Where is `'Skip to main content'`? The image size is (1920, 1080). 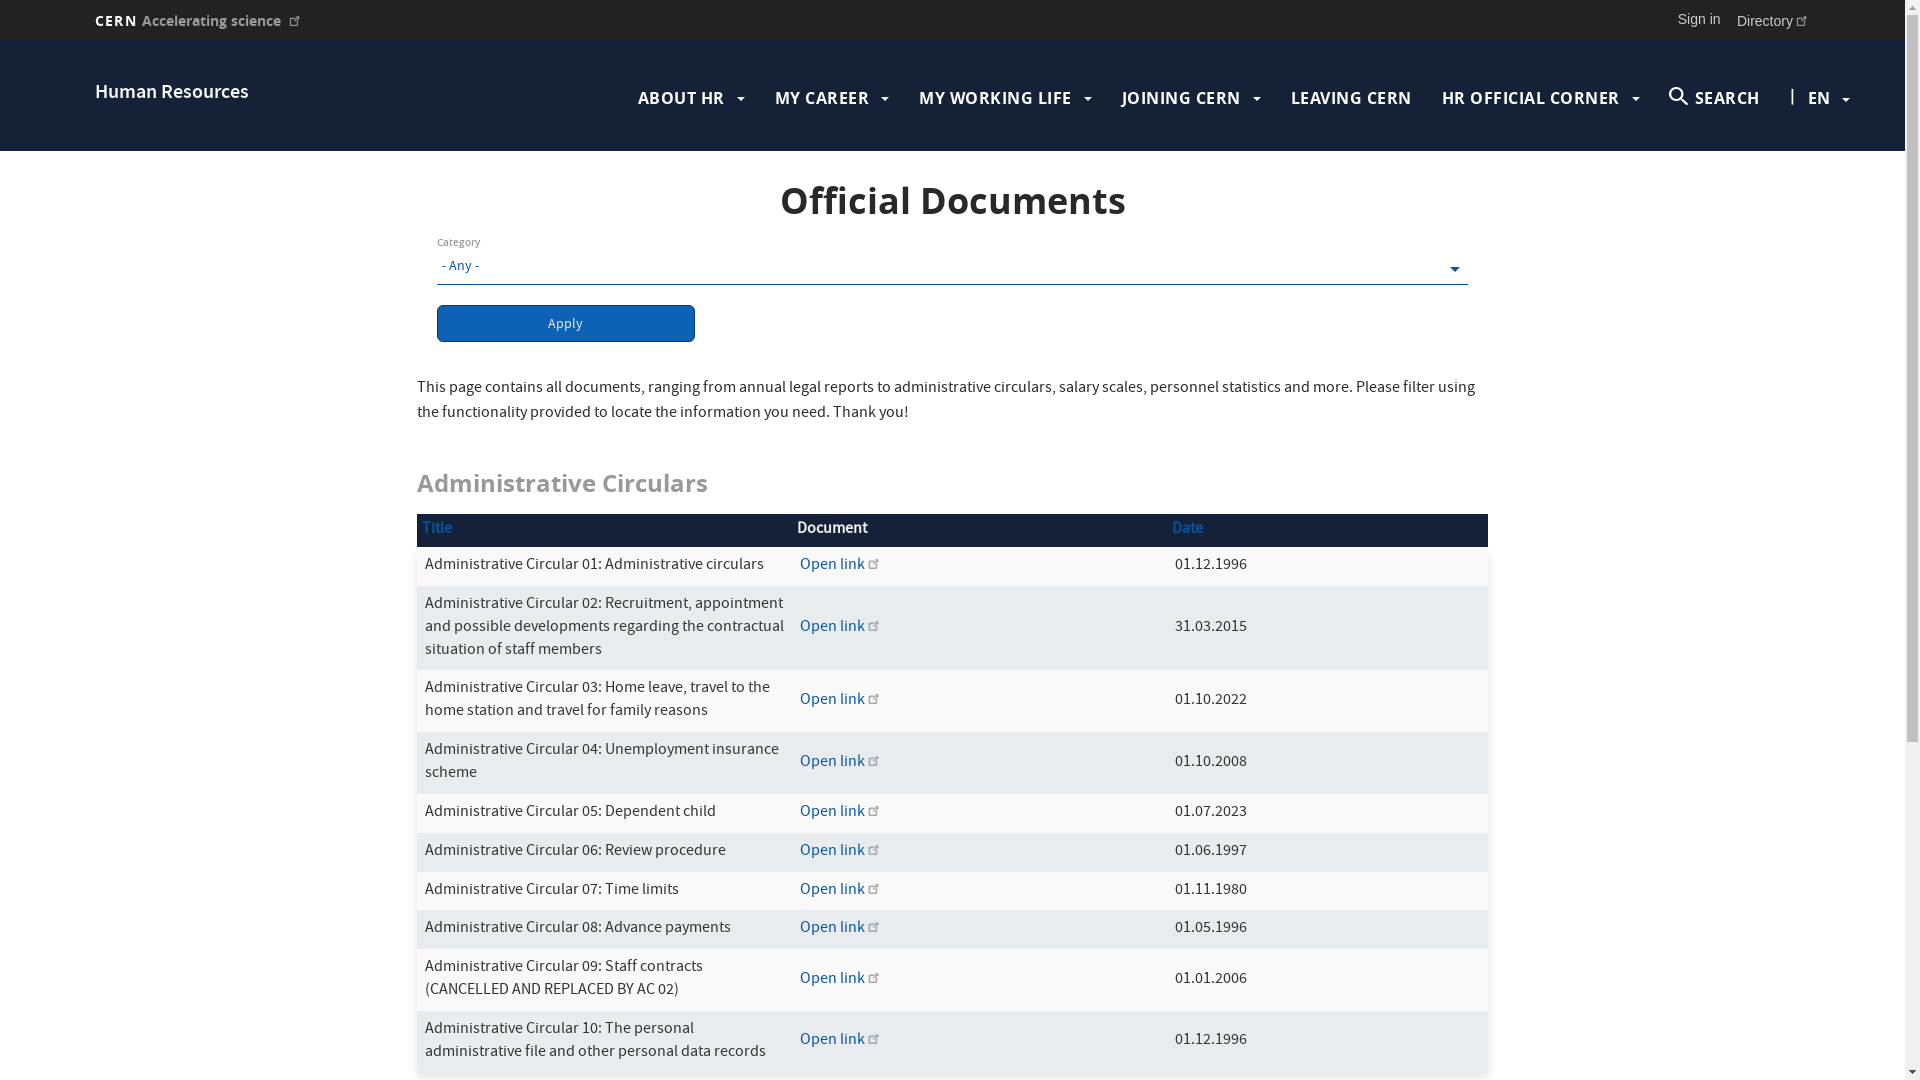 'Skip to main content' is located at coordinates (0, 40).